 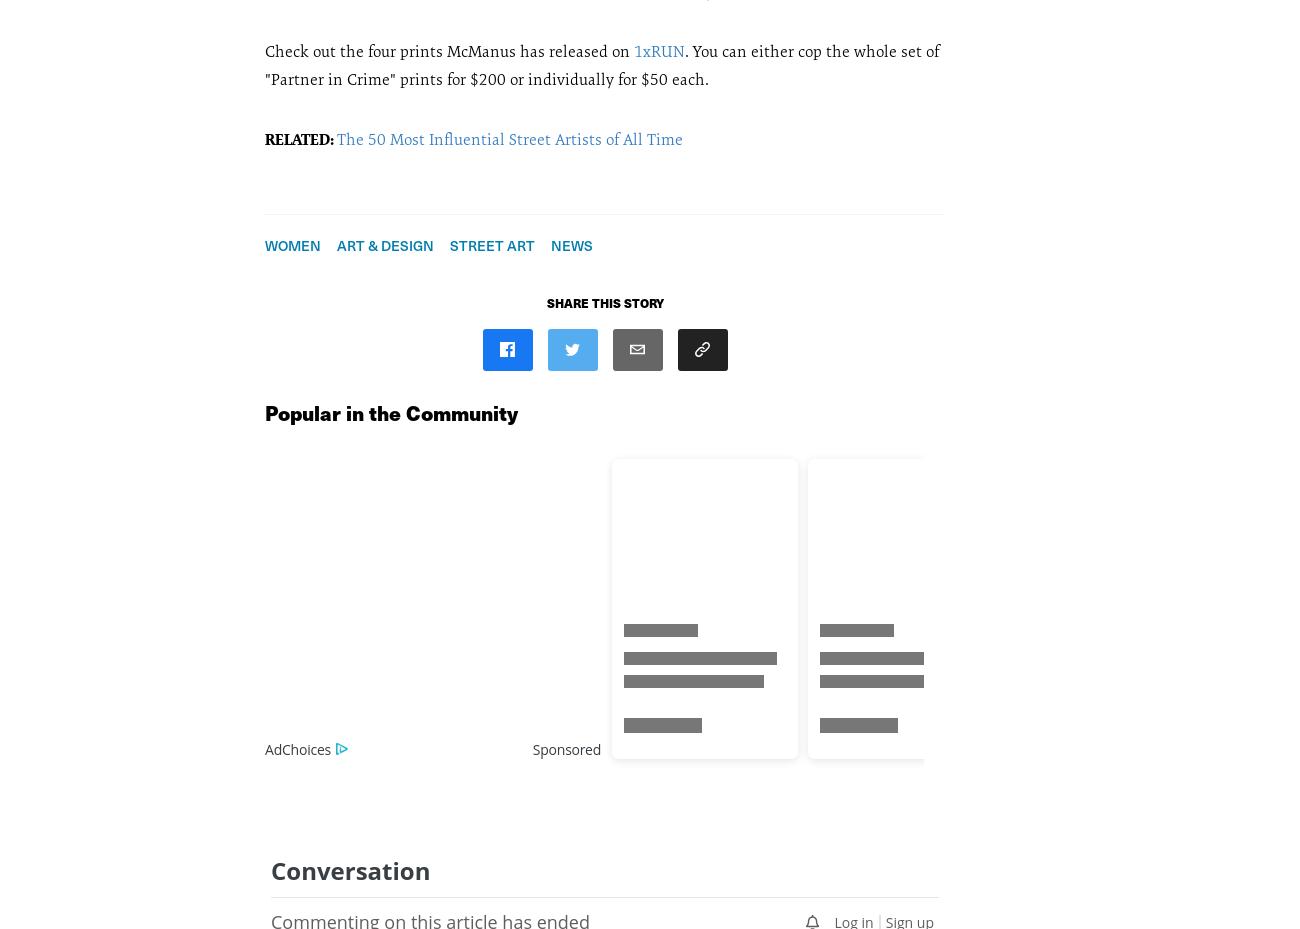 I want to click on 'The 50 Most Influential Street Artists of All Time', so click(x=509, y=138).